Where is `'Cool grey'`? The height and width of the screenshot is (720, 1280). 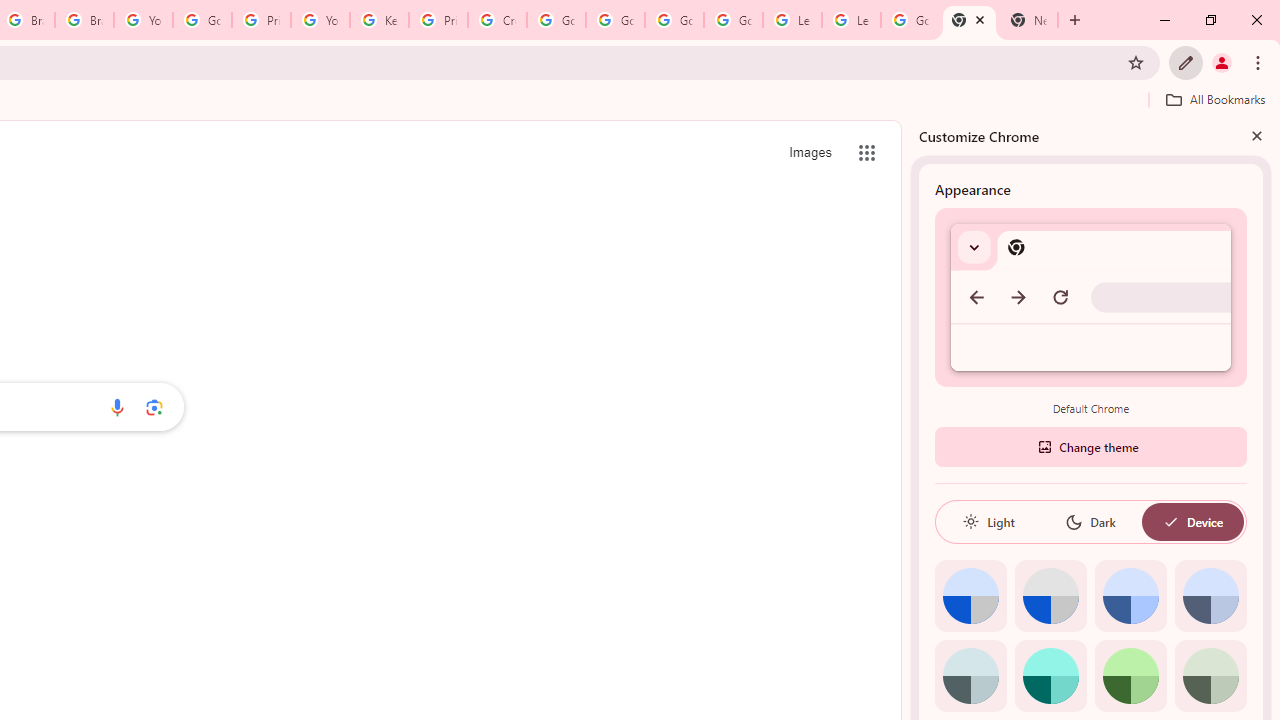 'Cool grey' is located at coordinates (1209, 595).